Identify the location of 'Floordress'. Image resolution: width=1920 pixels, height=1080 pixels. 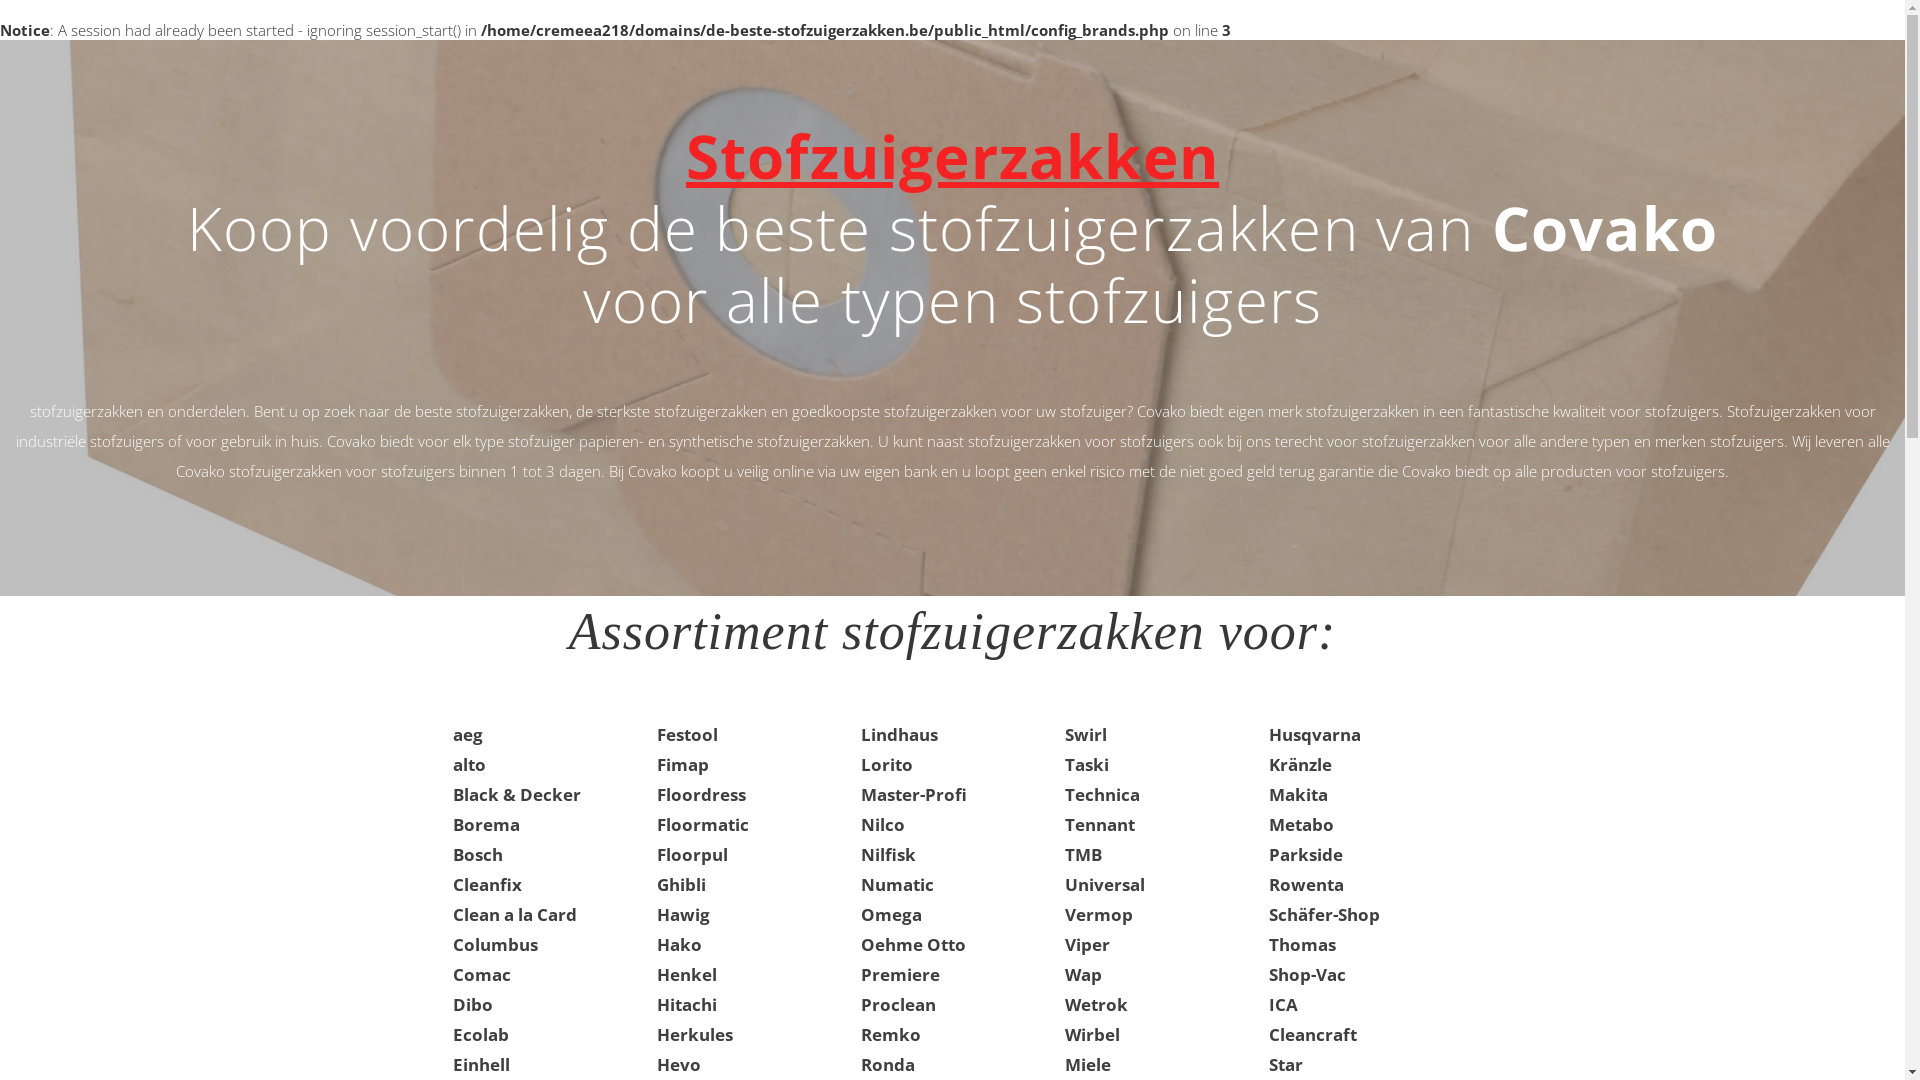
(700, 793).